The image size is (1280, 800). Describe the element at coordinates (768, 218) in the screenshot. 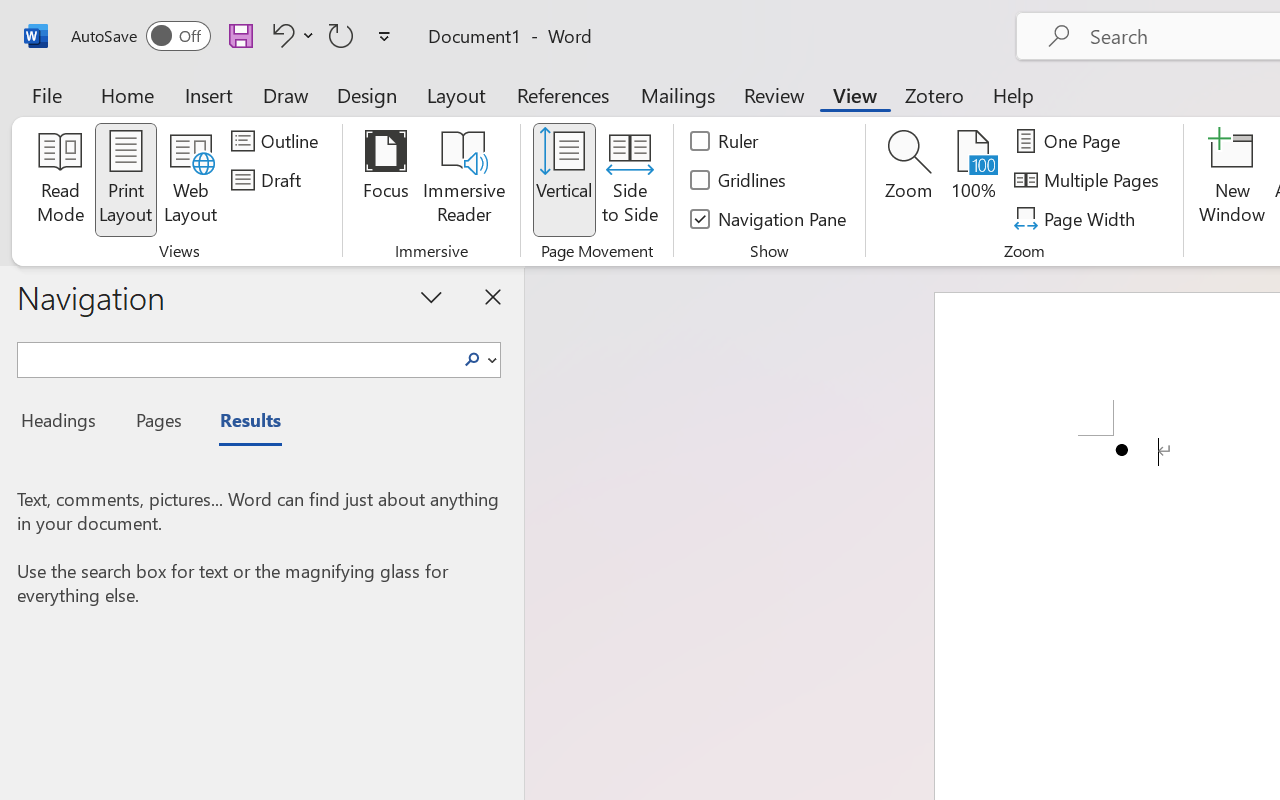

I see `'Navigation Pane'` at that location.